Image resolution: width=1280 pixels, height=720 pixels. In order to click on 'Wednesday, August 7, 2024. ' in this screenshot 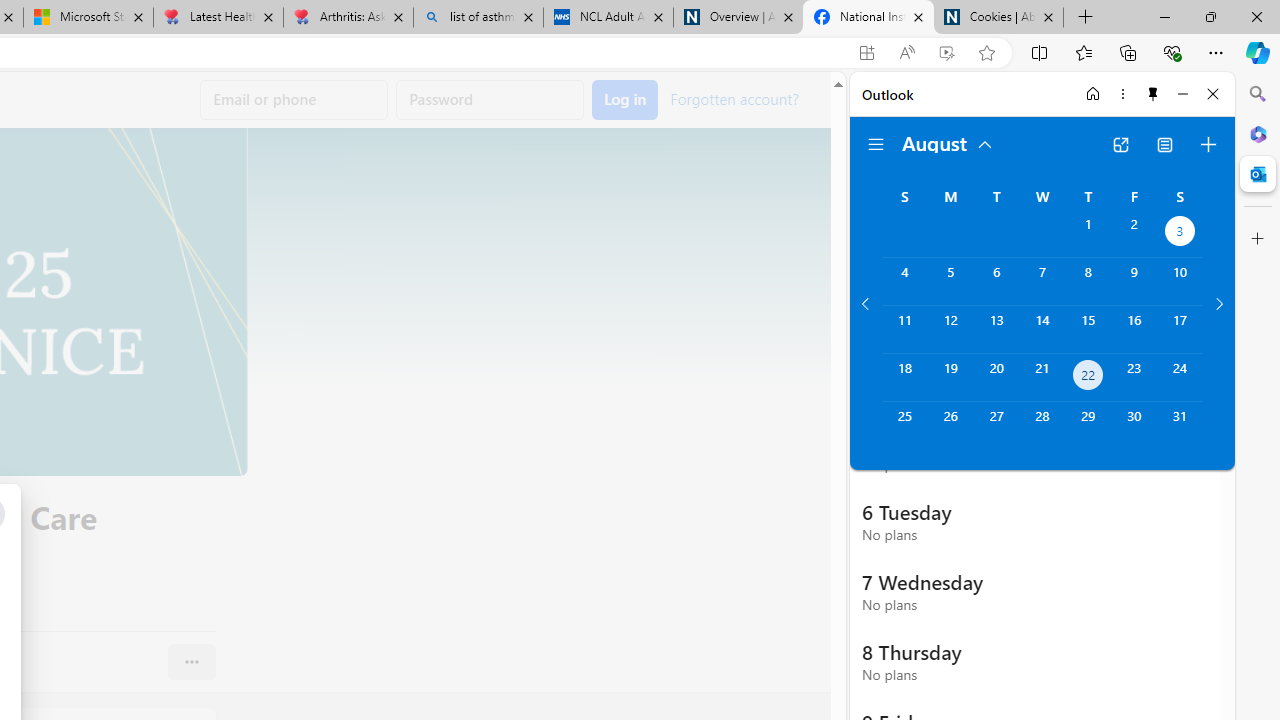, I will do `click(1041, 281)`.